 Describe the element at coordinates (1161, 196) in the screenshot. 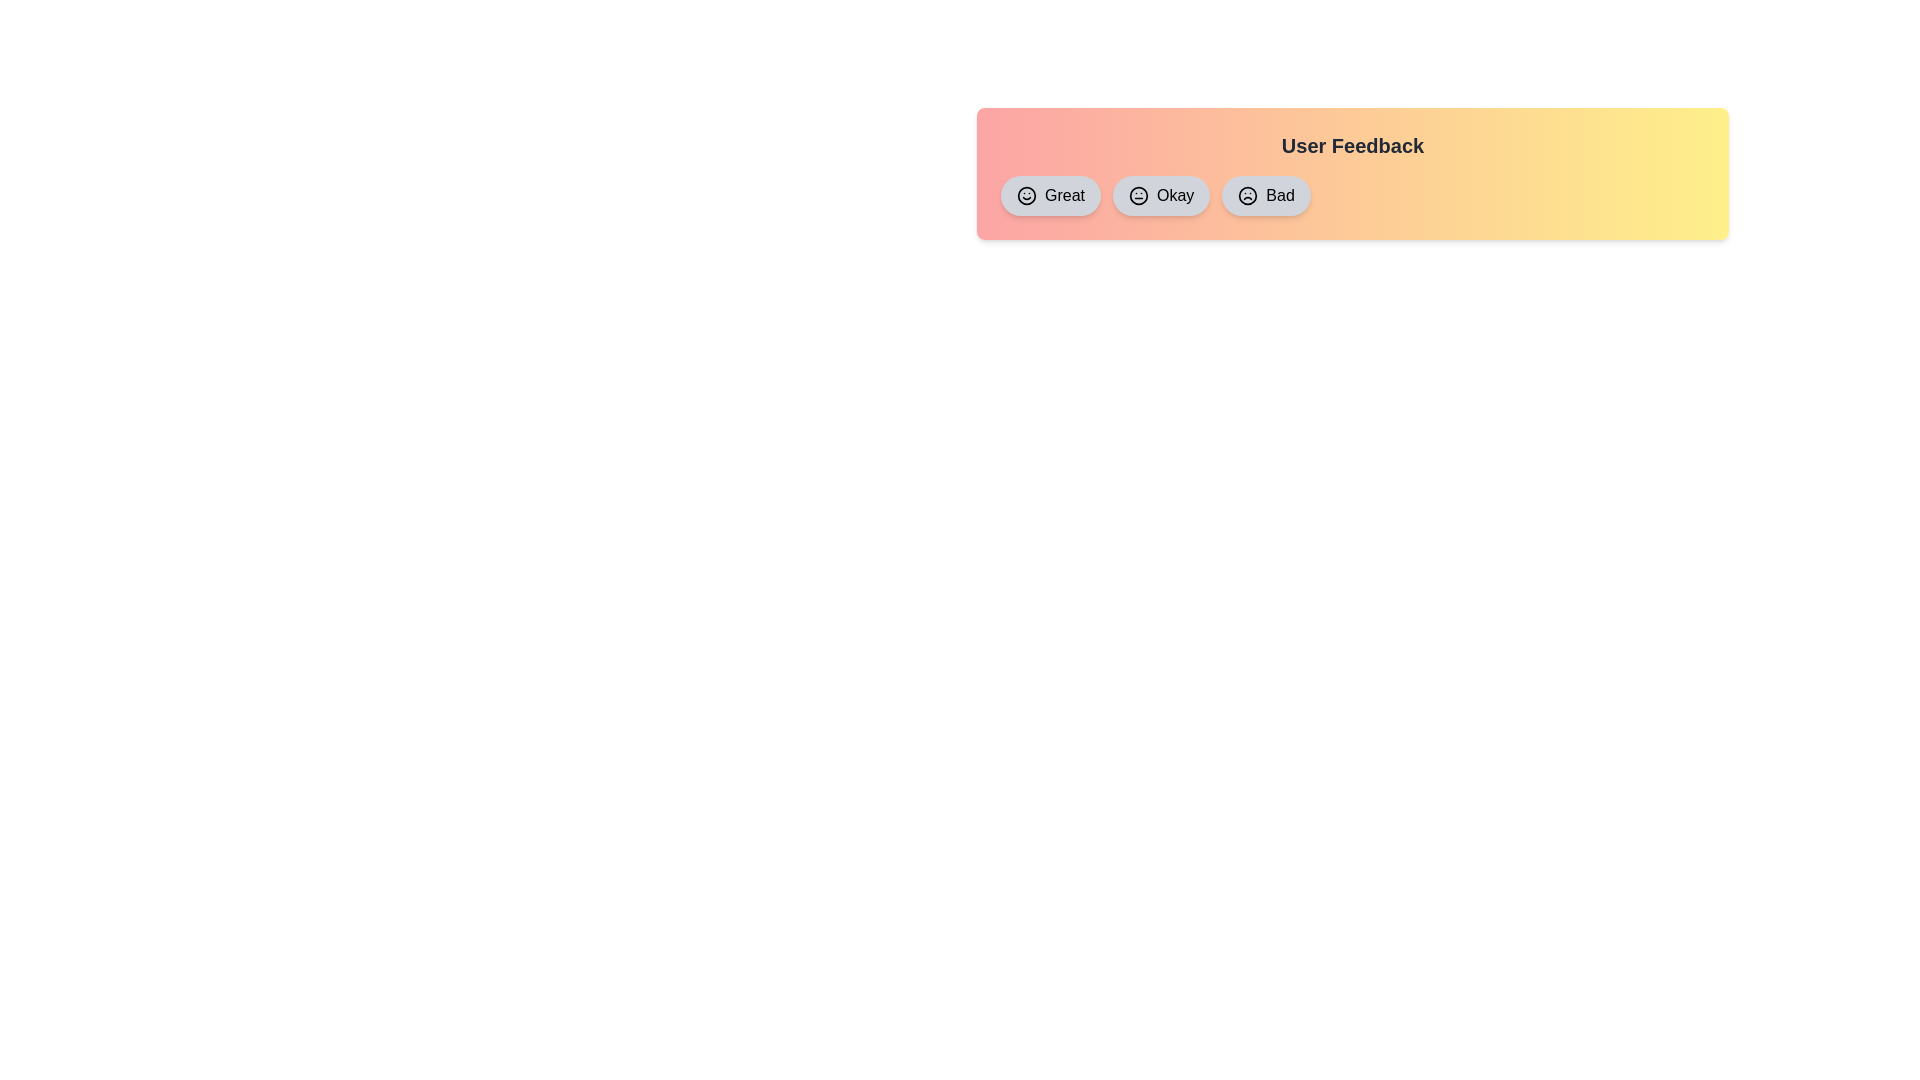

I see `the 'Okay' feedback chip to toggle its selection` at that location.